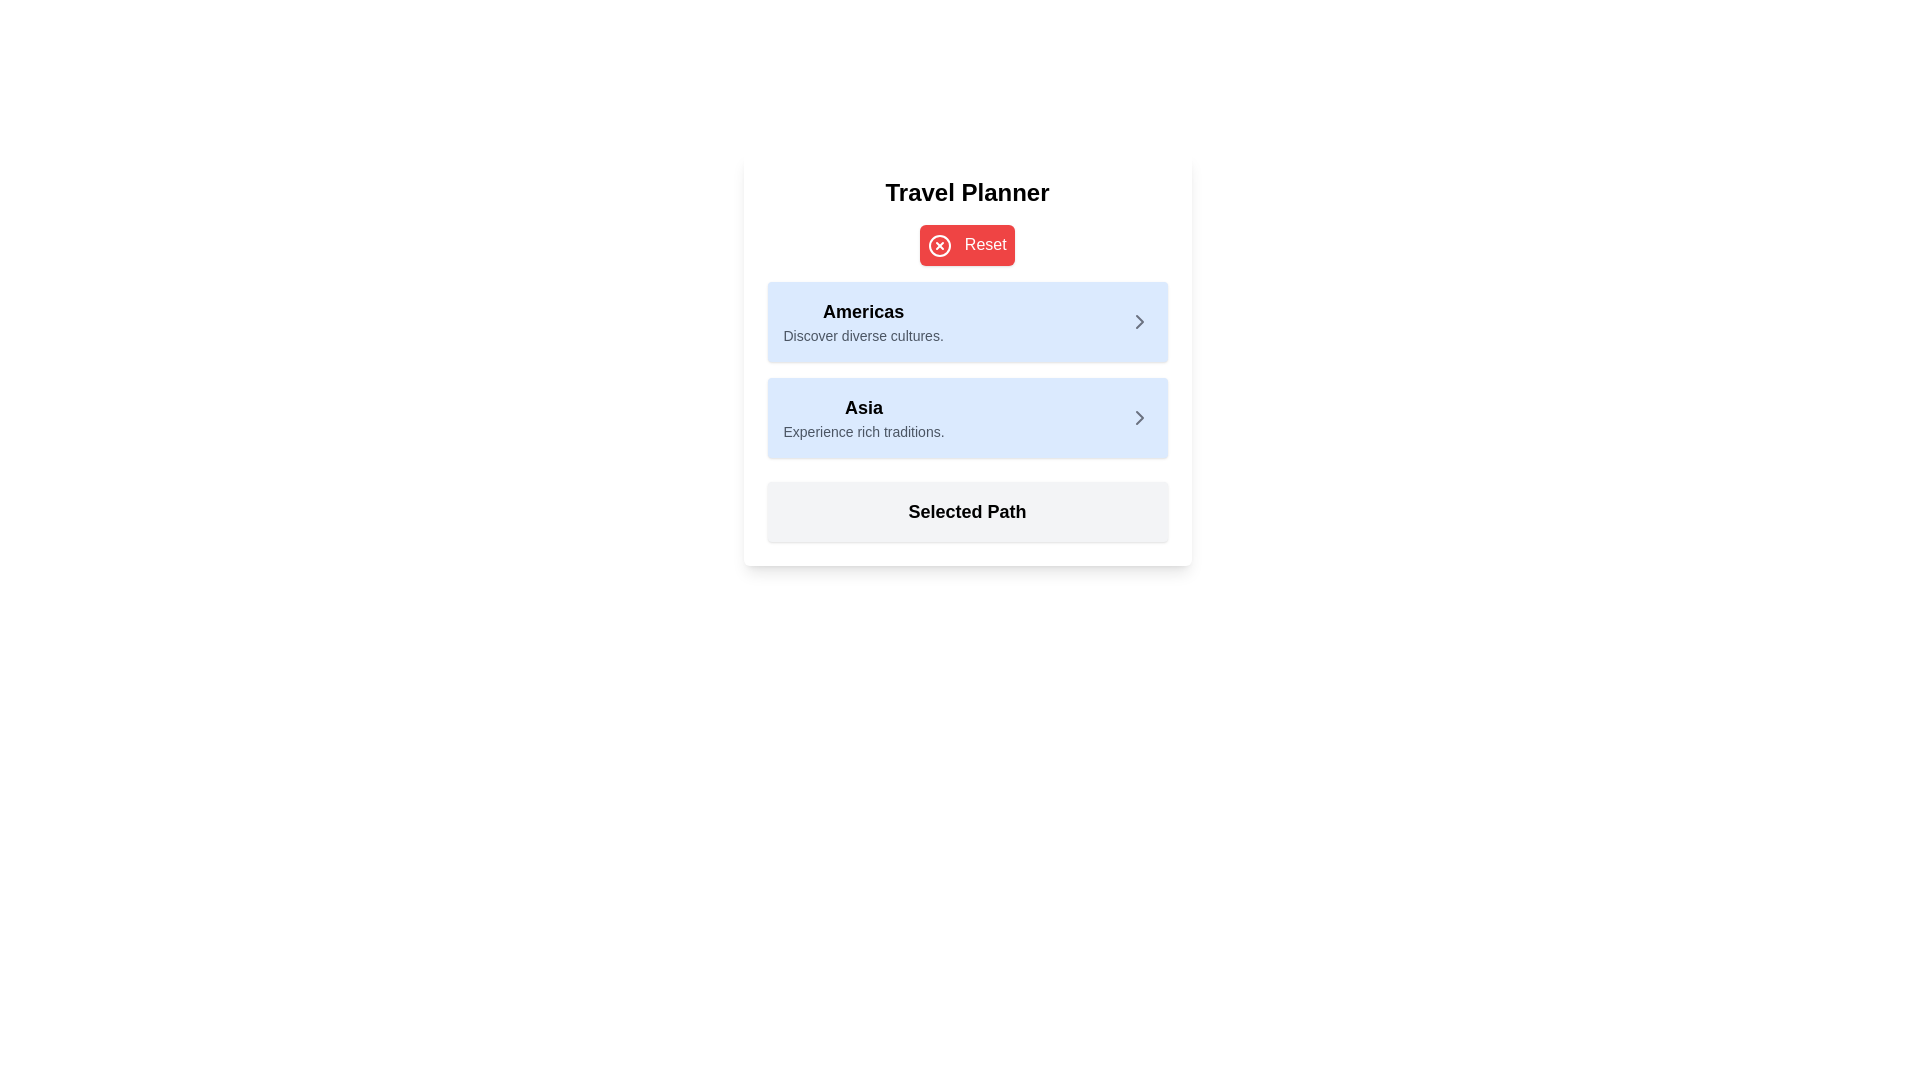 The height and width of the screenshot is (1080, 1920). I want to click on the chevron icon located at the rightmost section of the 'Americas' card, so click(1139, 320).